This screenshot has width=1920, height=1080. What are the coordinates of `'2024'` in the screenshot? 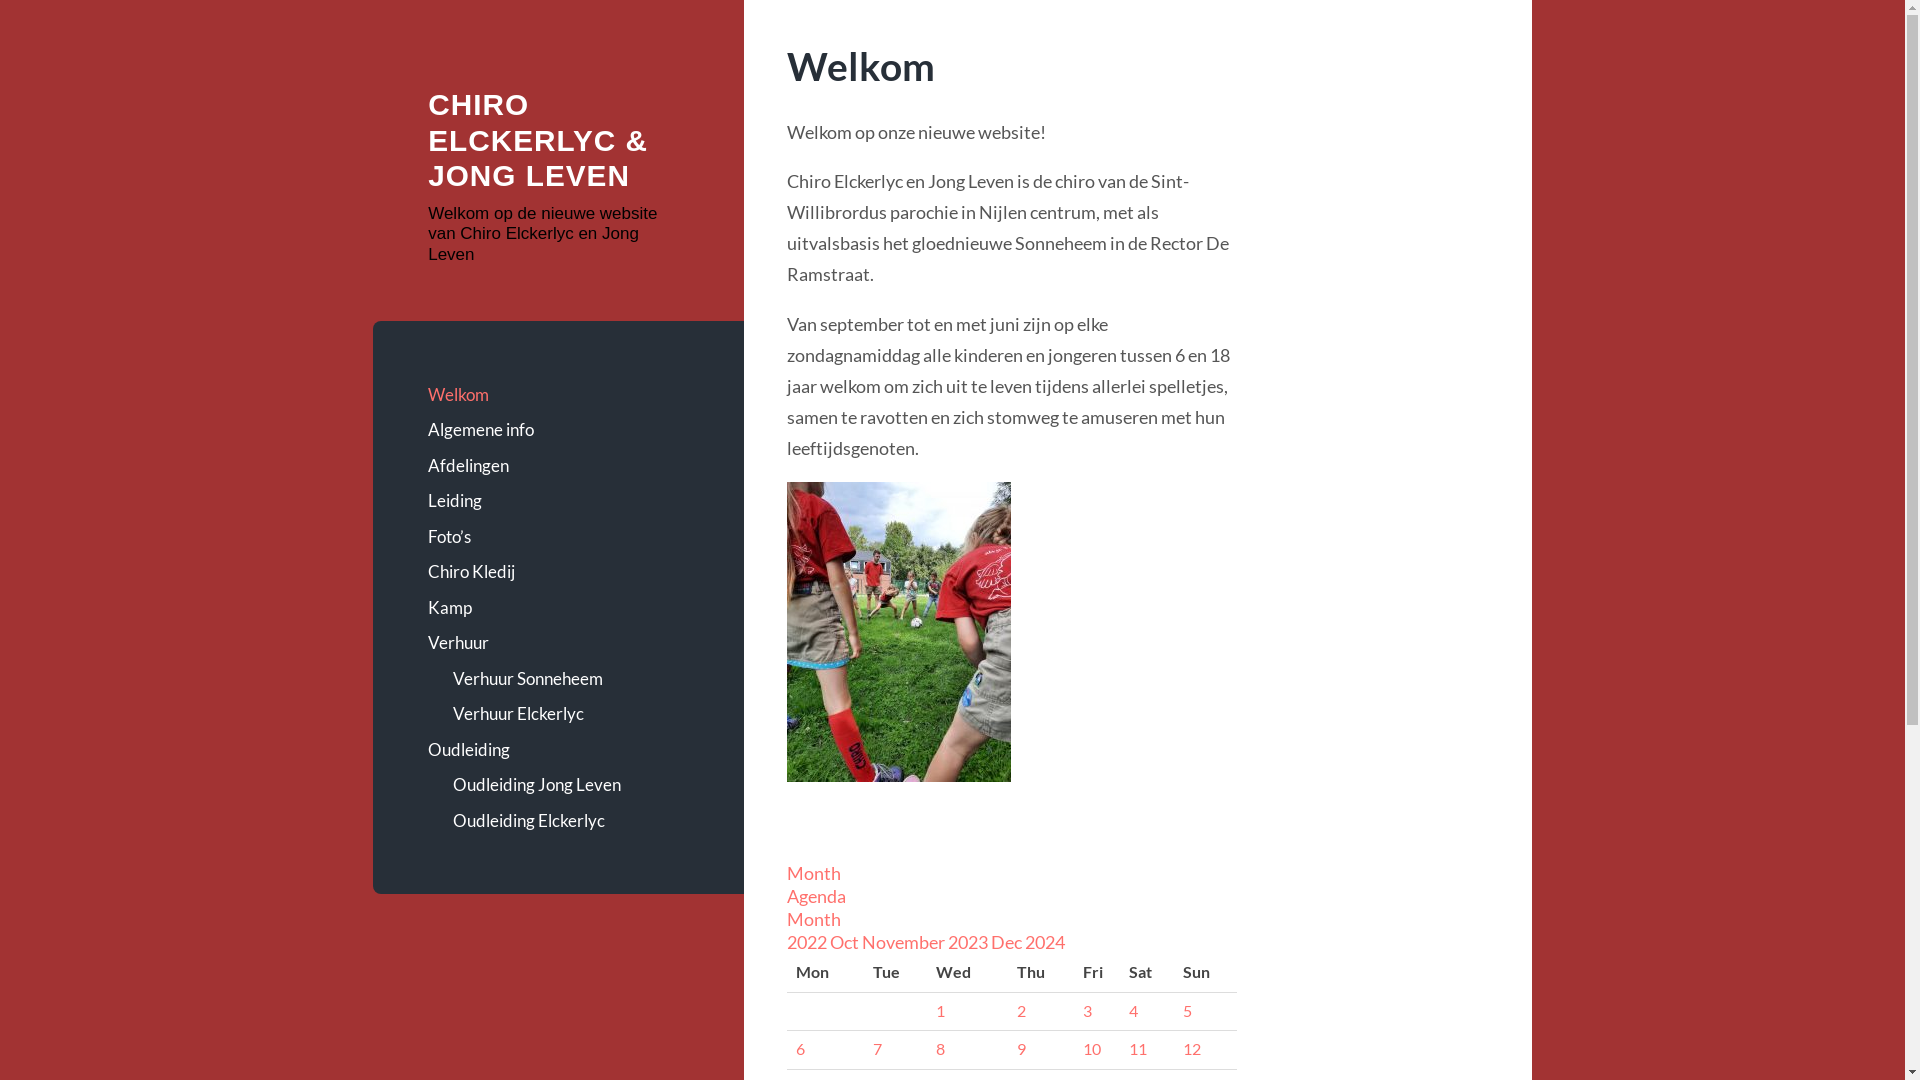 It's located at (1025, 941).